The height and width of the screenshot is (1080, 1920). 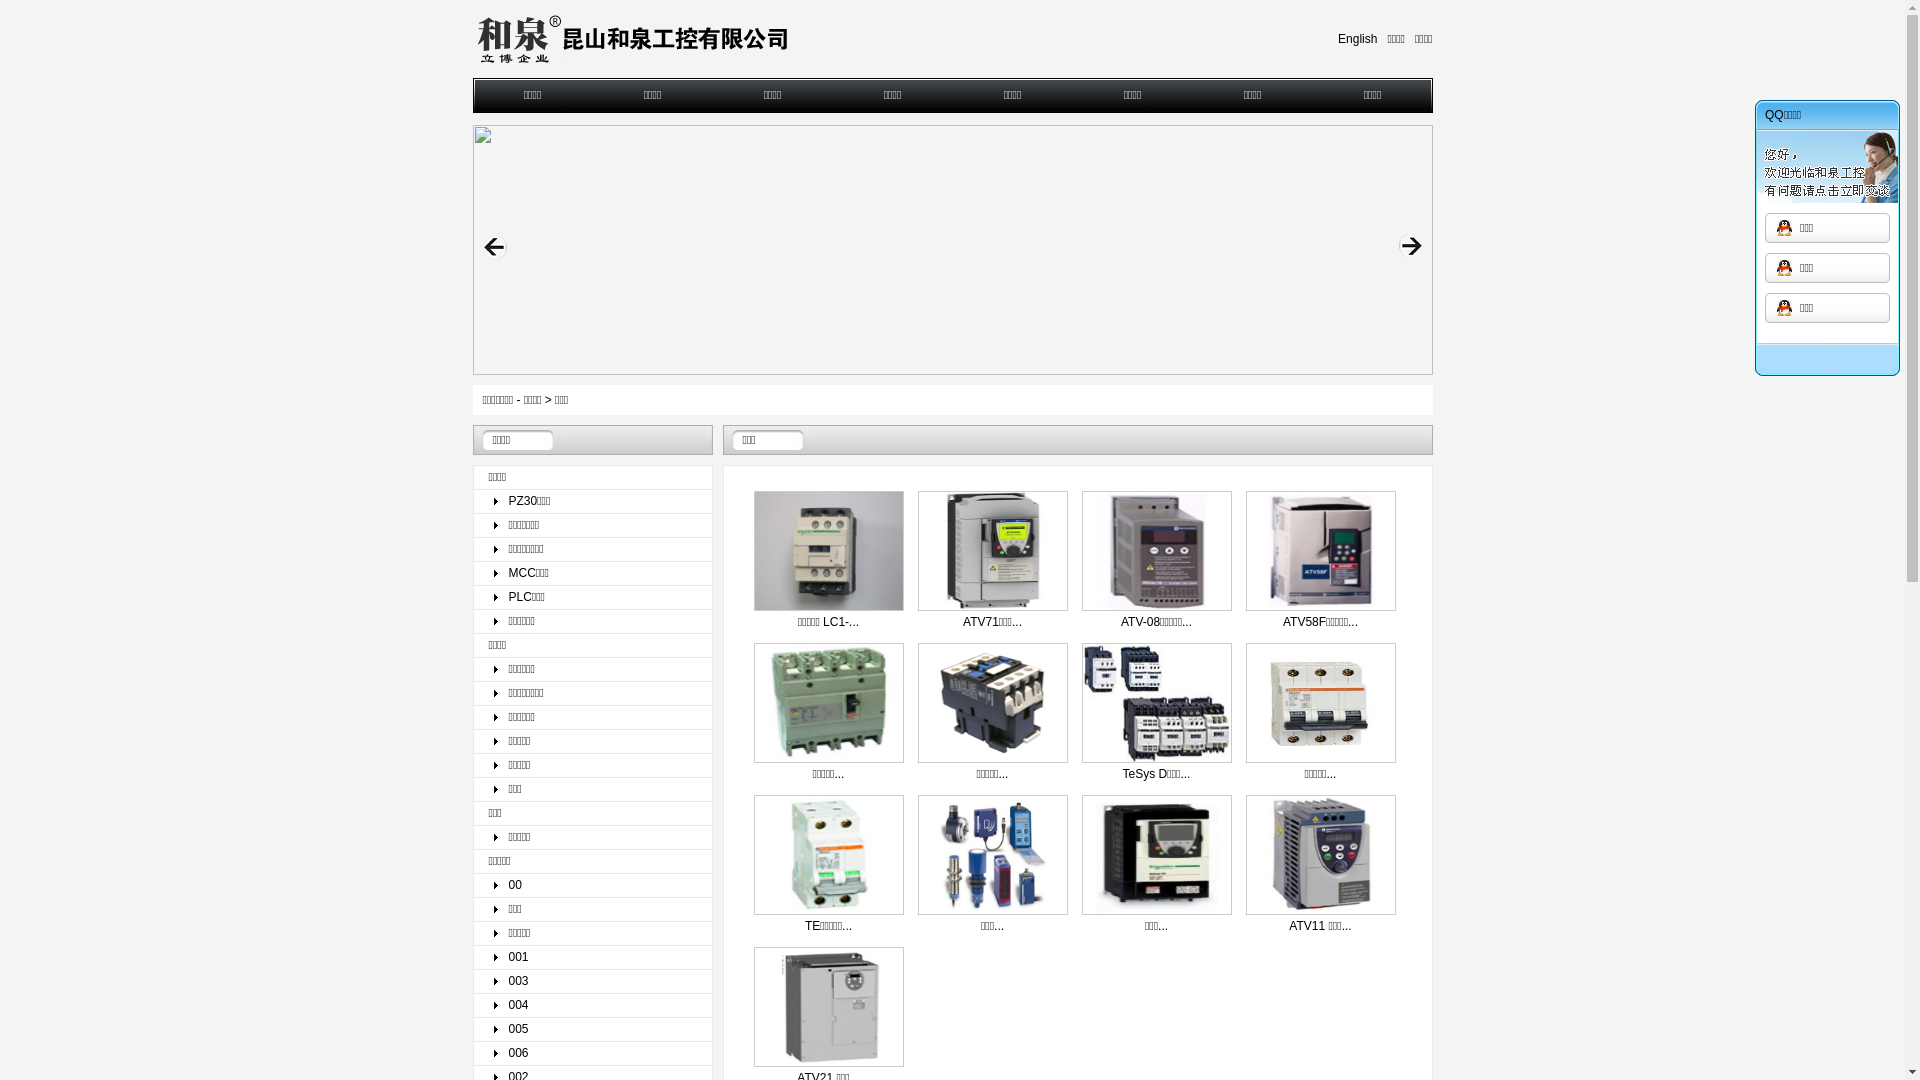 What do you see at coordinates (592, 980) in the screenshot?
I see `'003'` at bounding box center [592, 980].